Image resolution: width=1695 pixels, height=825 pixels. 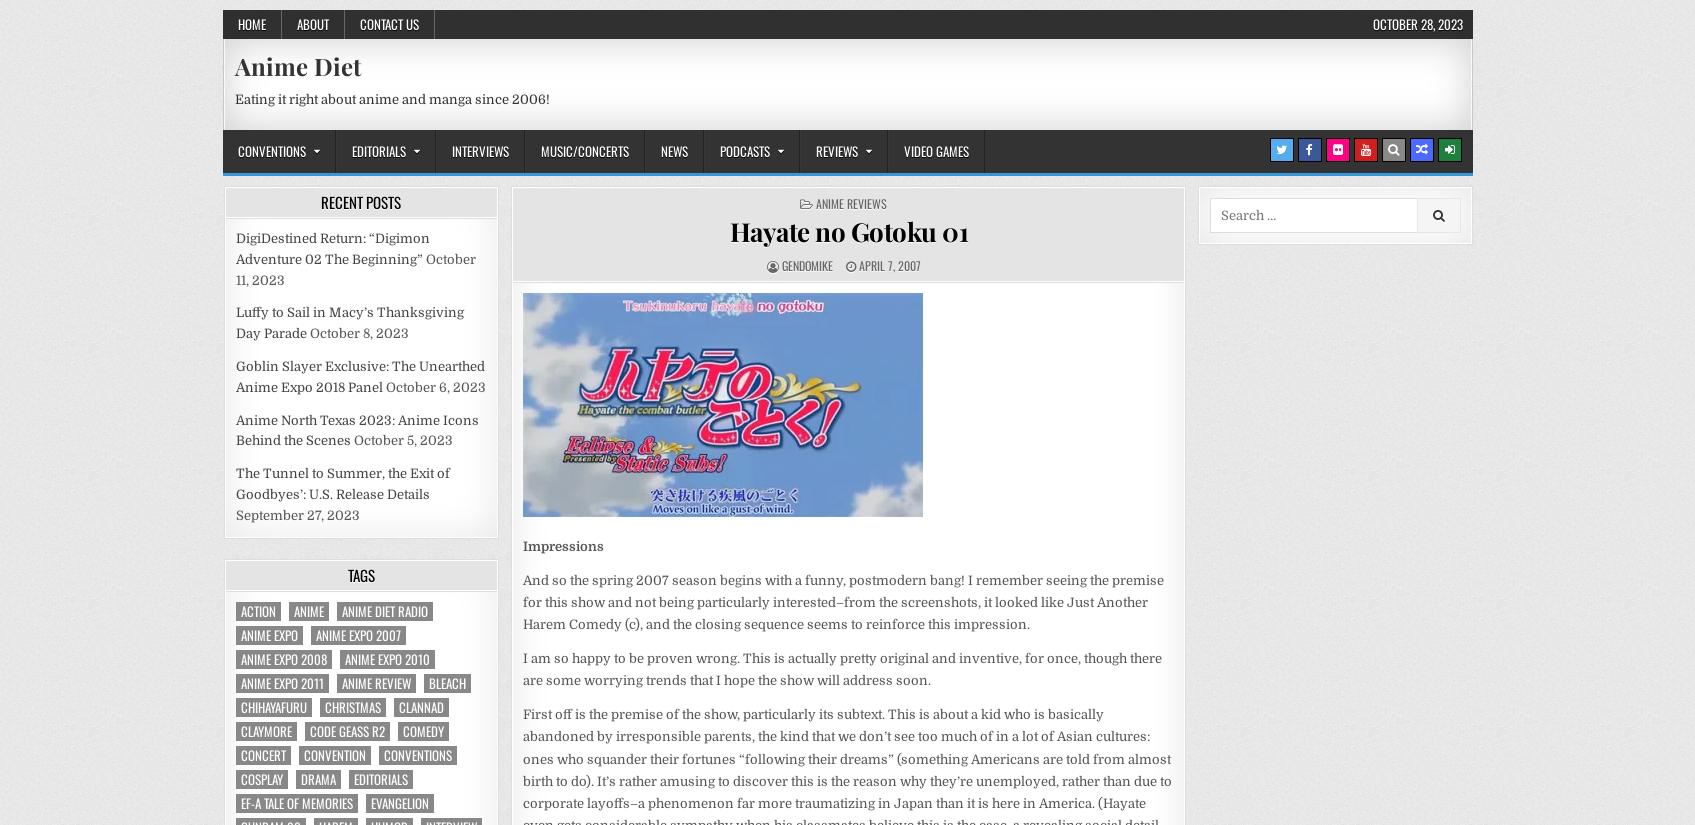 What do you see at coordinates (296, 513) in the screenshot?
I see `'September 27, 2023'` at bounding box center [296, 513].